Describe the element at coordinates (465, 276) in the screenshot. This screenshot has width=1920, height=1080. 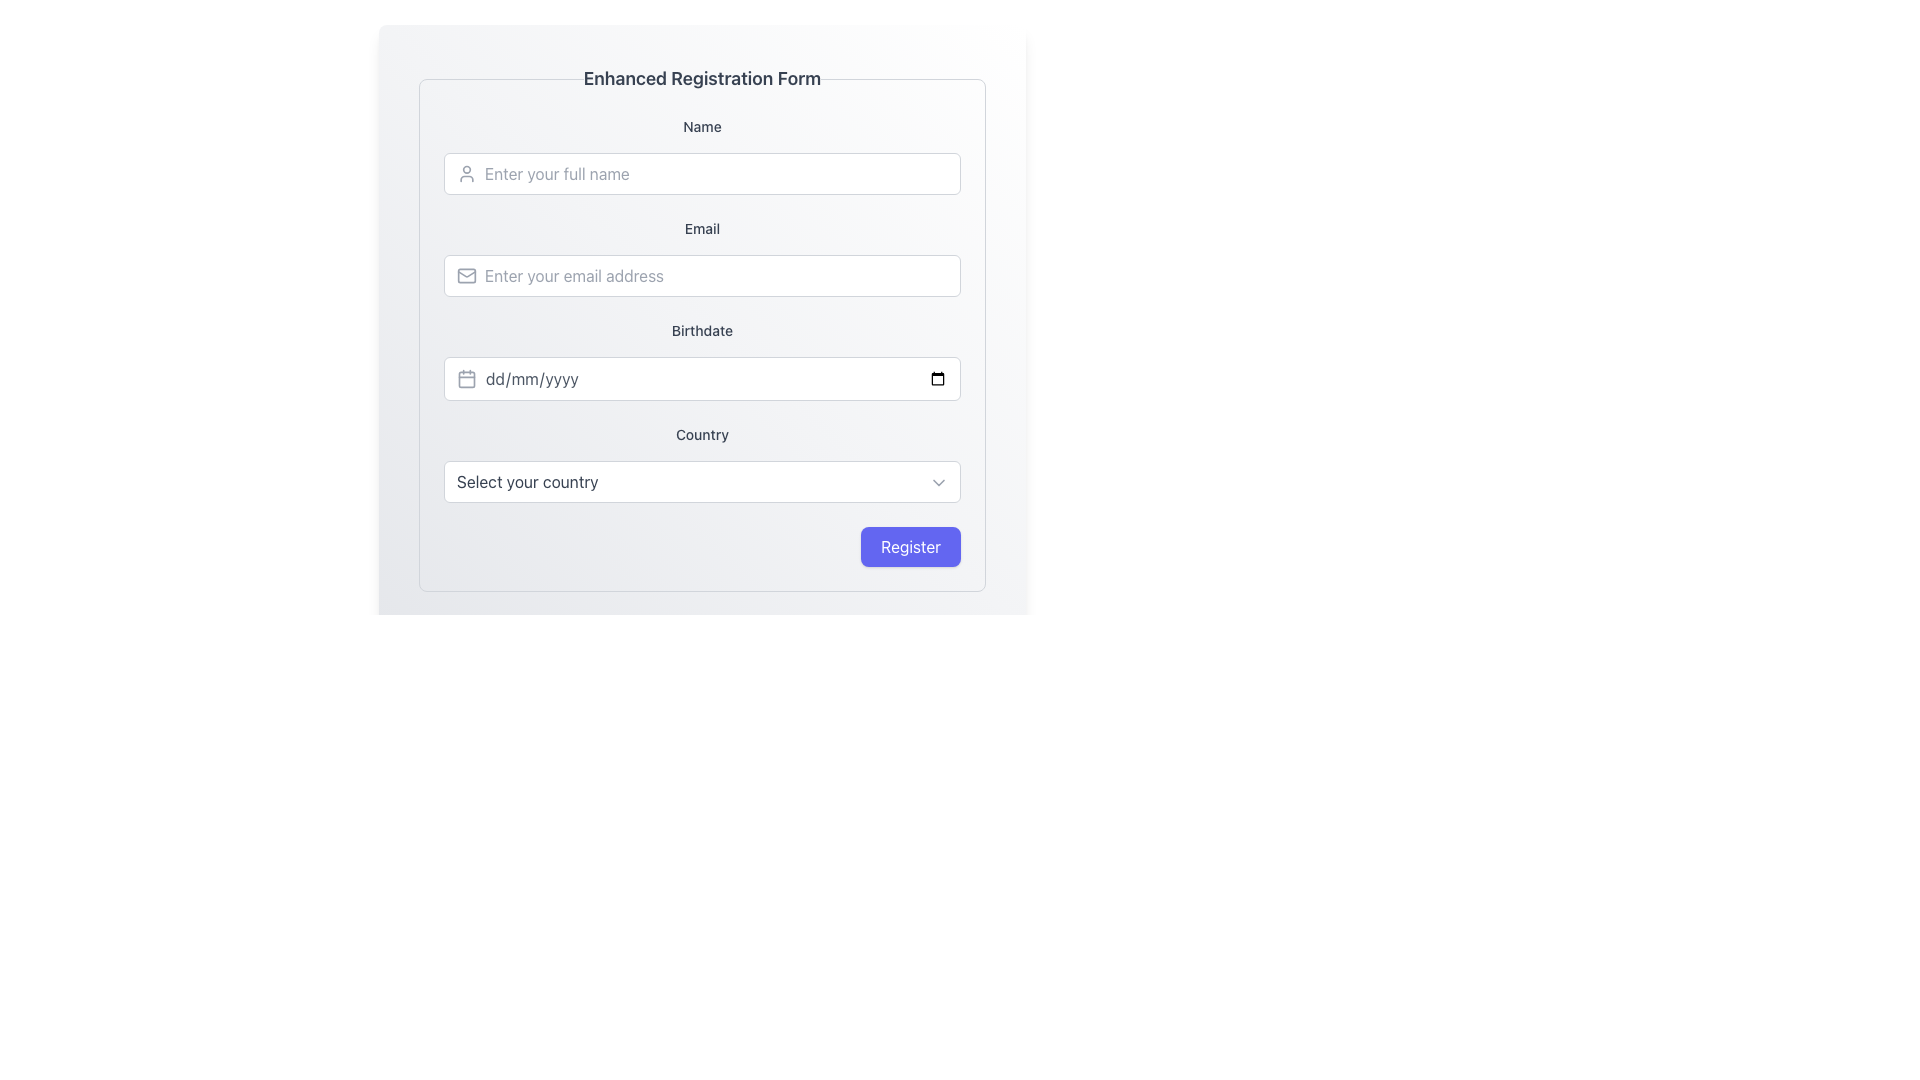
I see `the decorative envelope outline icon located to the left of the email input field, which symbolizes email functionality` at that location.